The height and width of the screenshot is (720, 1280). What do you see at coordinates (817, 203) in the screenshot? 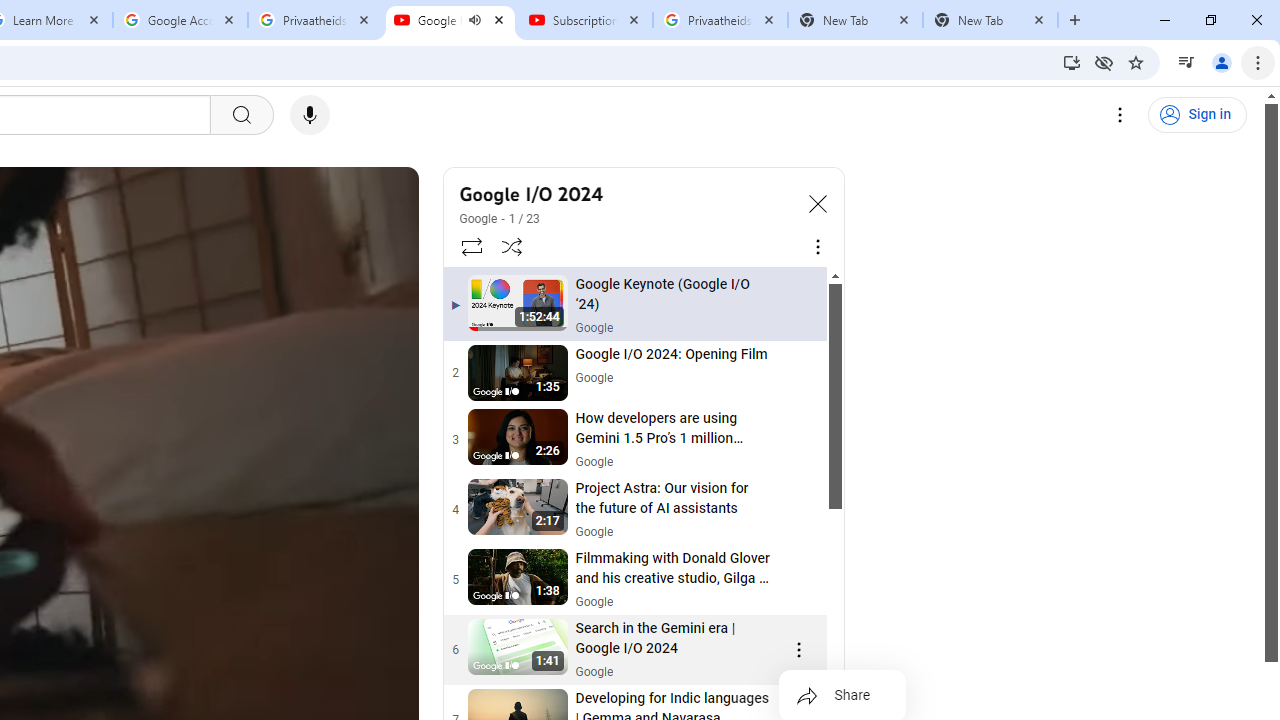
I see `'Collapse'` at bounding box center [817, 203].